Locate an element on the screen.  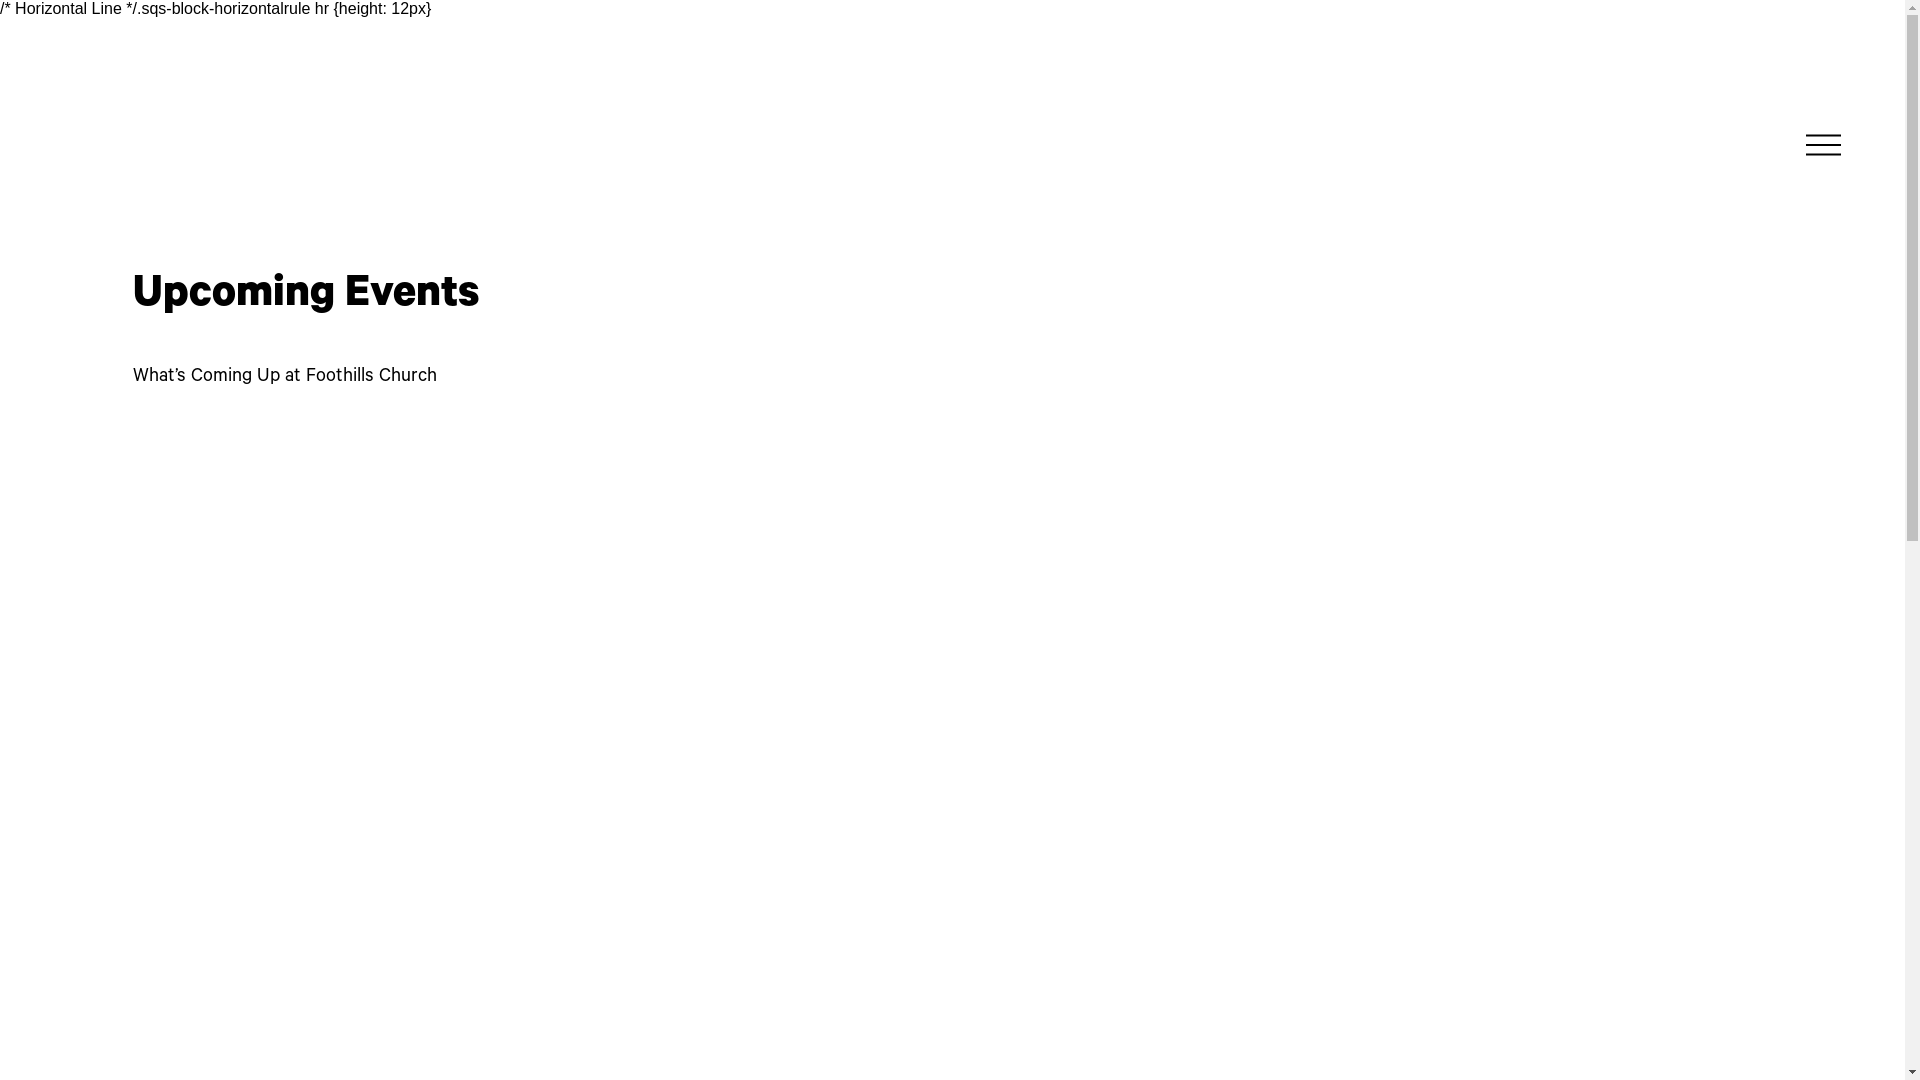
'Open Menu' is located at coordinates (1800, 143).